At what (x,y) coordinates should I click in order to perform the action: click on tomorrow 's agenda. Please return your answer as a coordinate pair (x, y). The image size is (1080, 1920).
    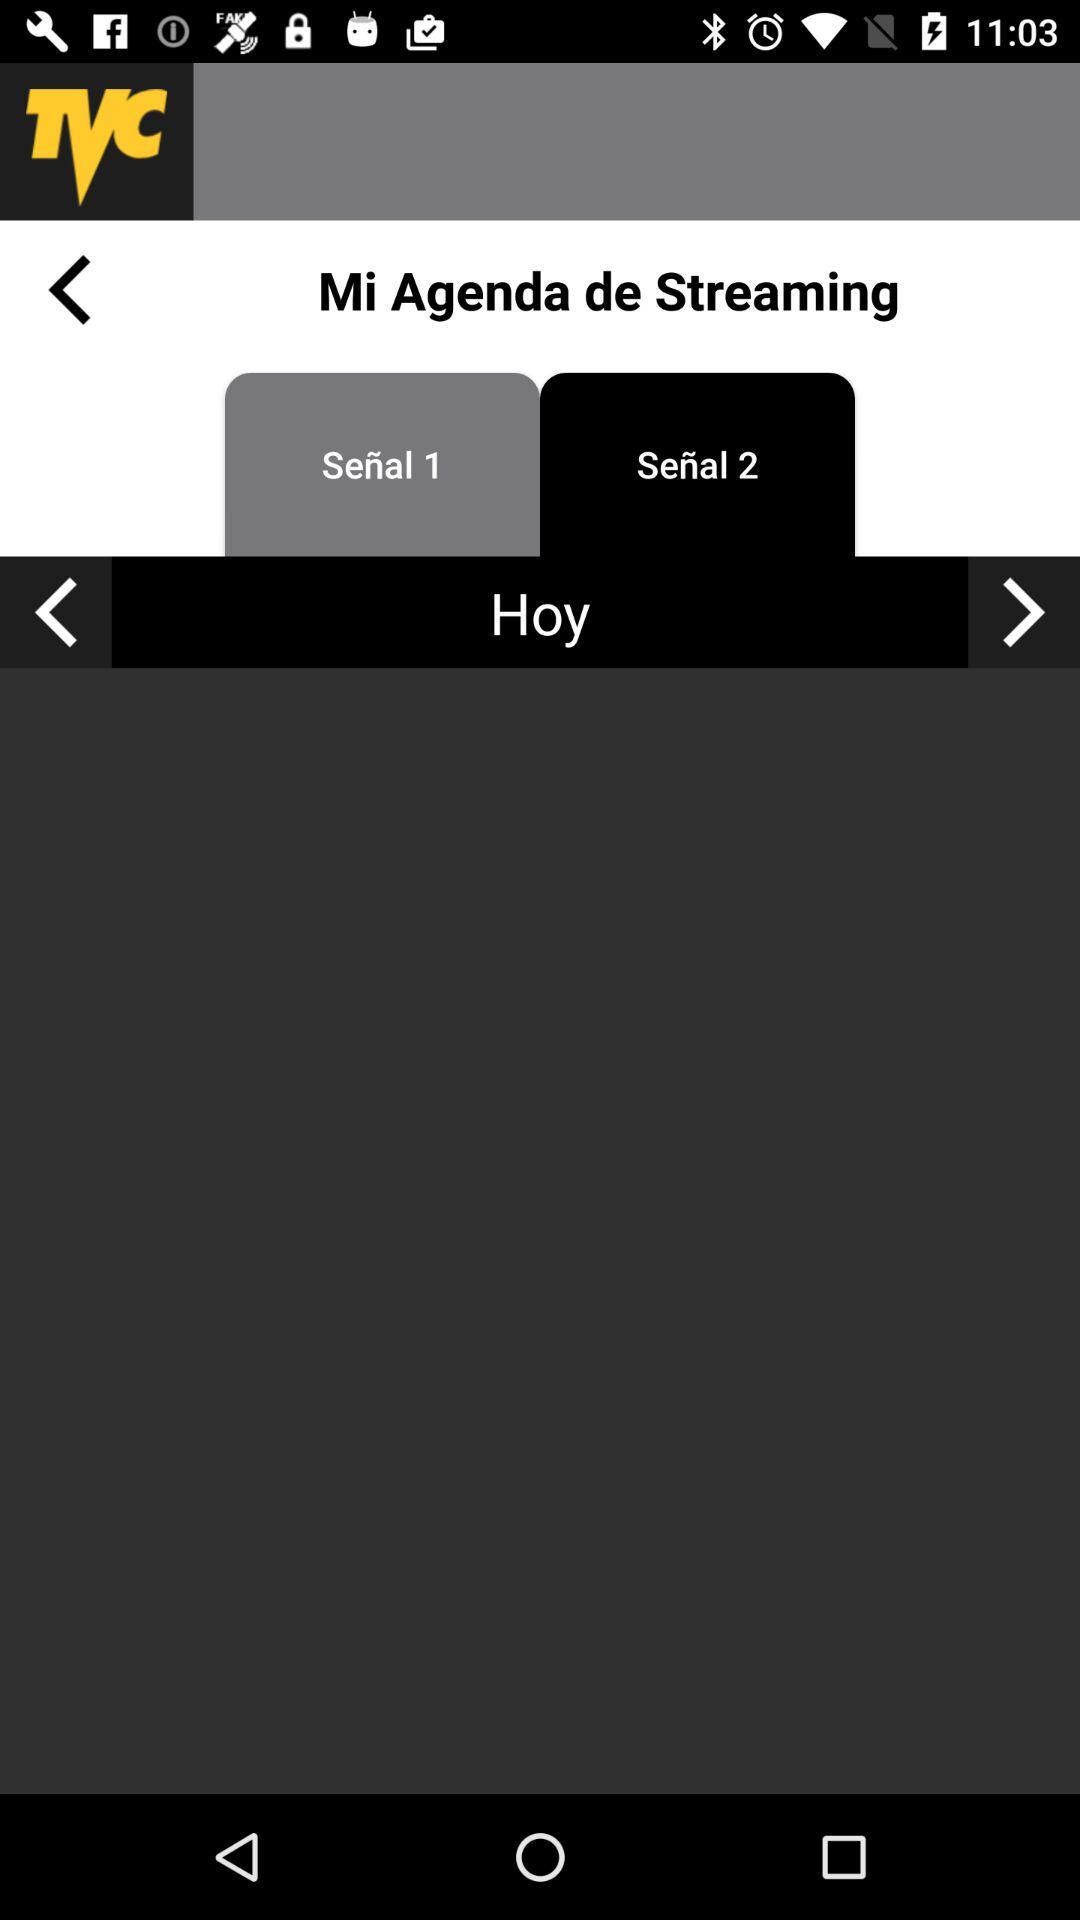
    Looking at the image, I should click on (1024, 611).